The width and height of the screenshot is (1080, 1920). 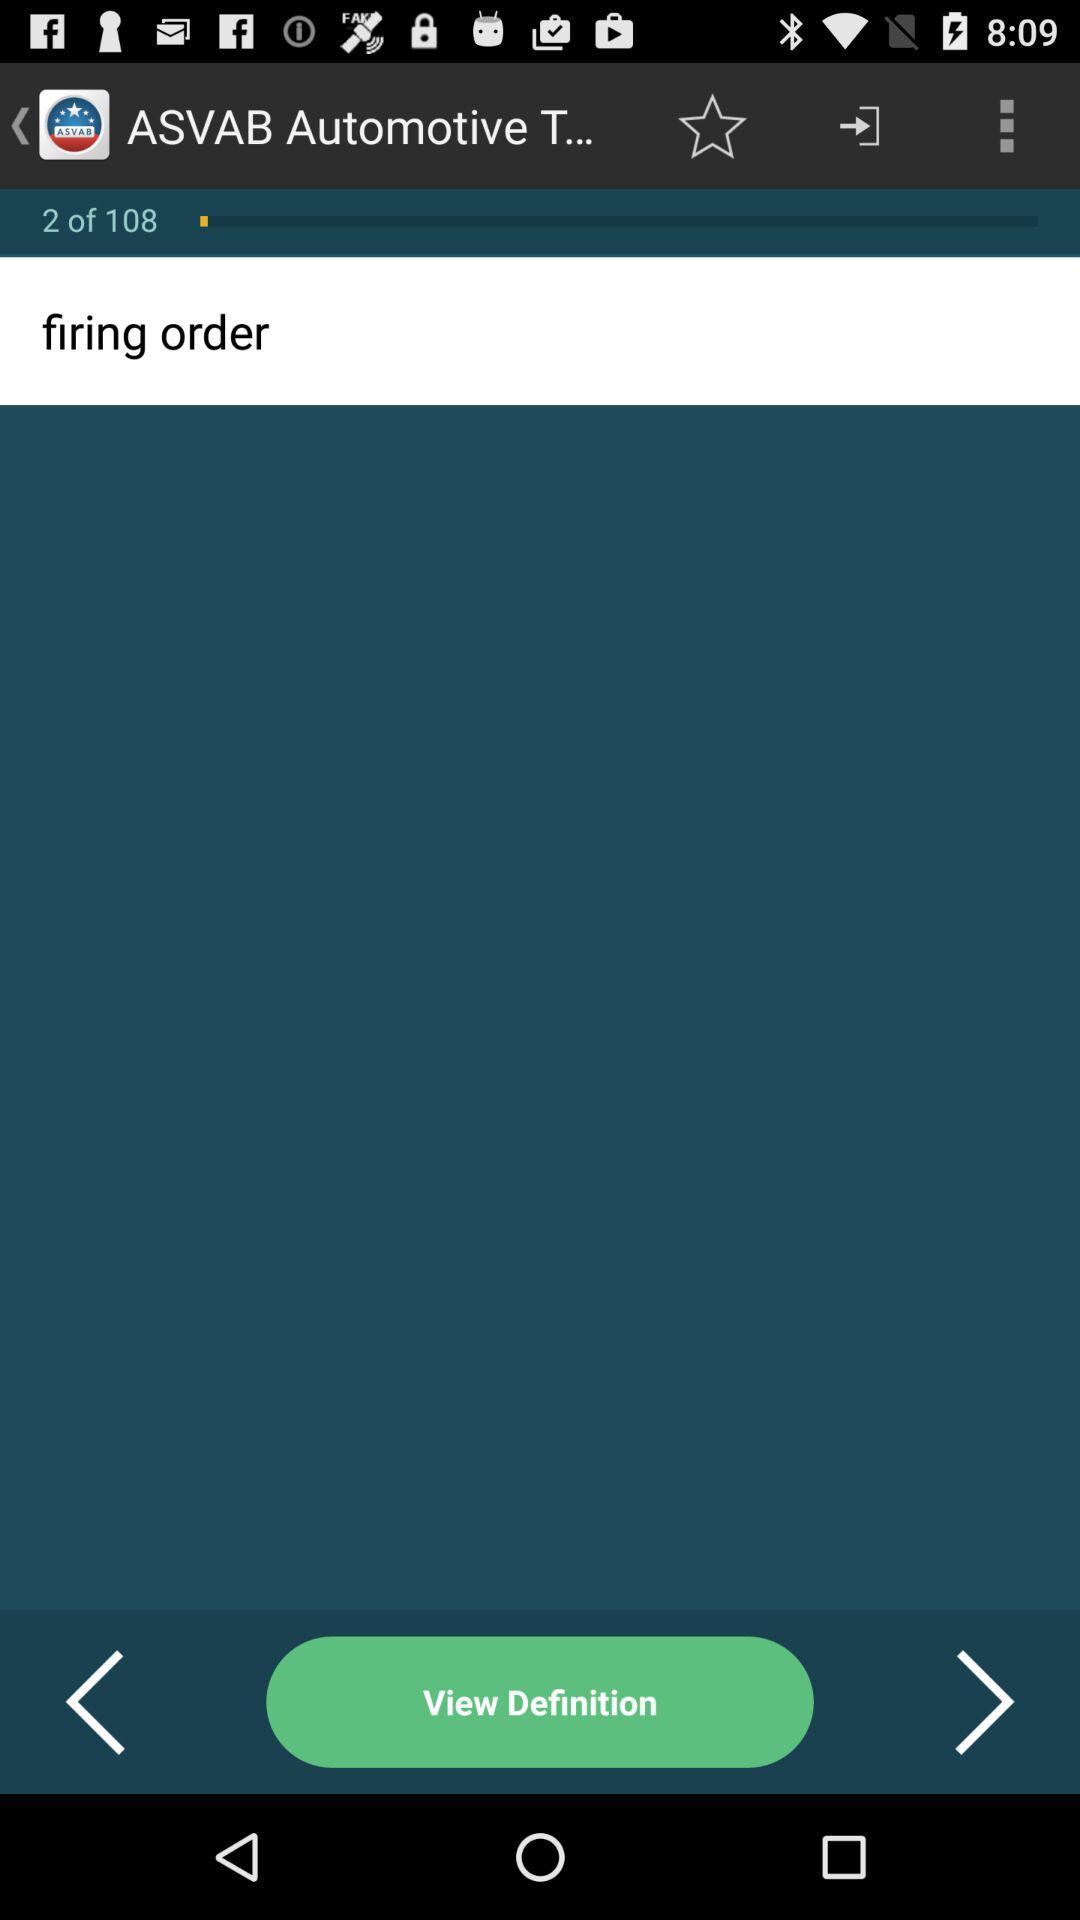 What do you see at coordinates (711, 124) in the screenshot?
I see `app to the right of asvab automotive terminologies` at bounding box center [711, 124].